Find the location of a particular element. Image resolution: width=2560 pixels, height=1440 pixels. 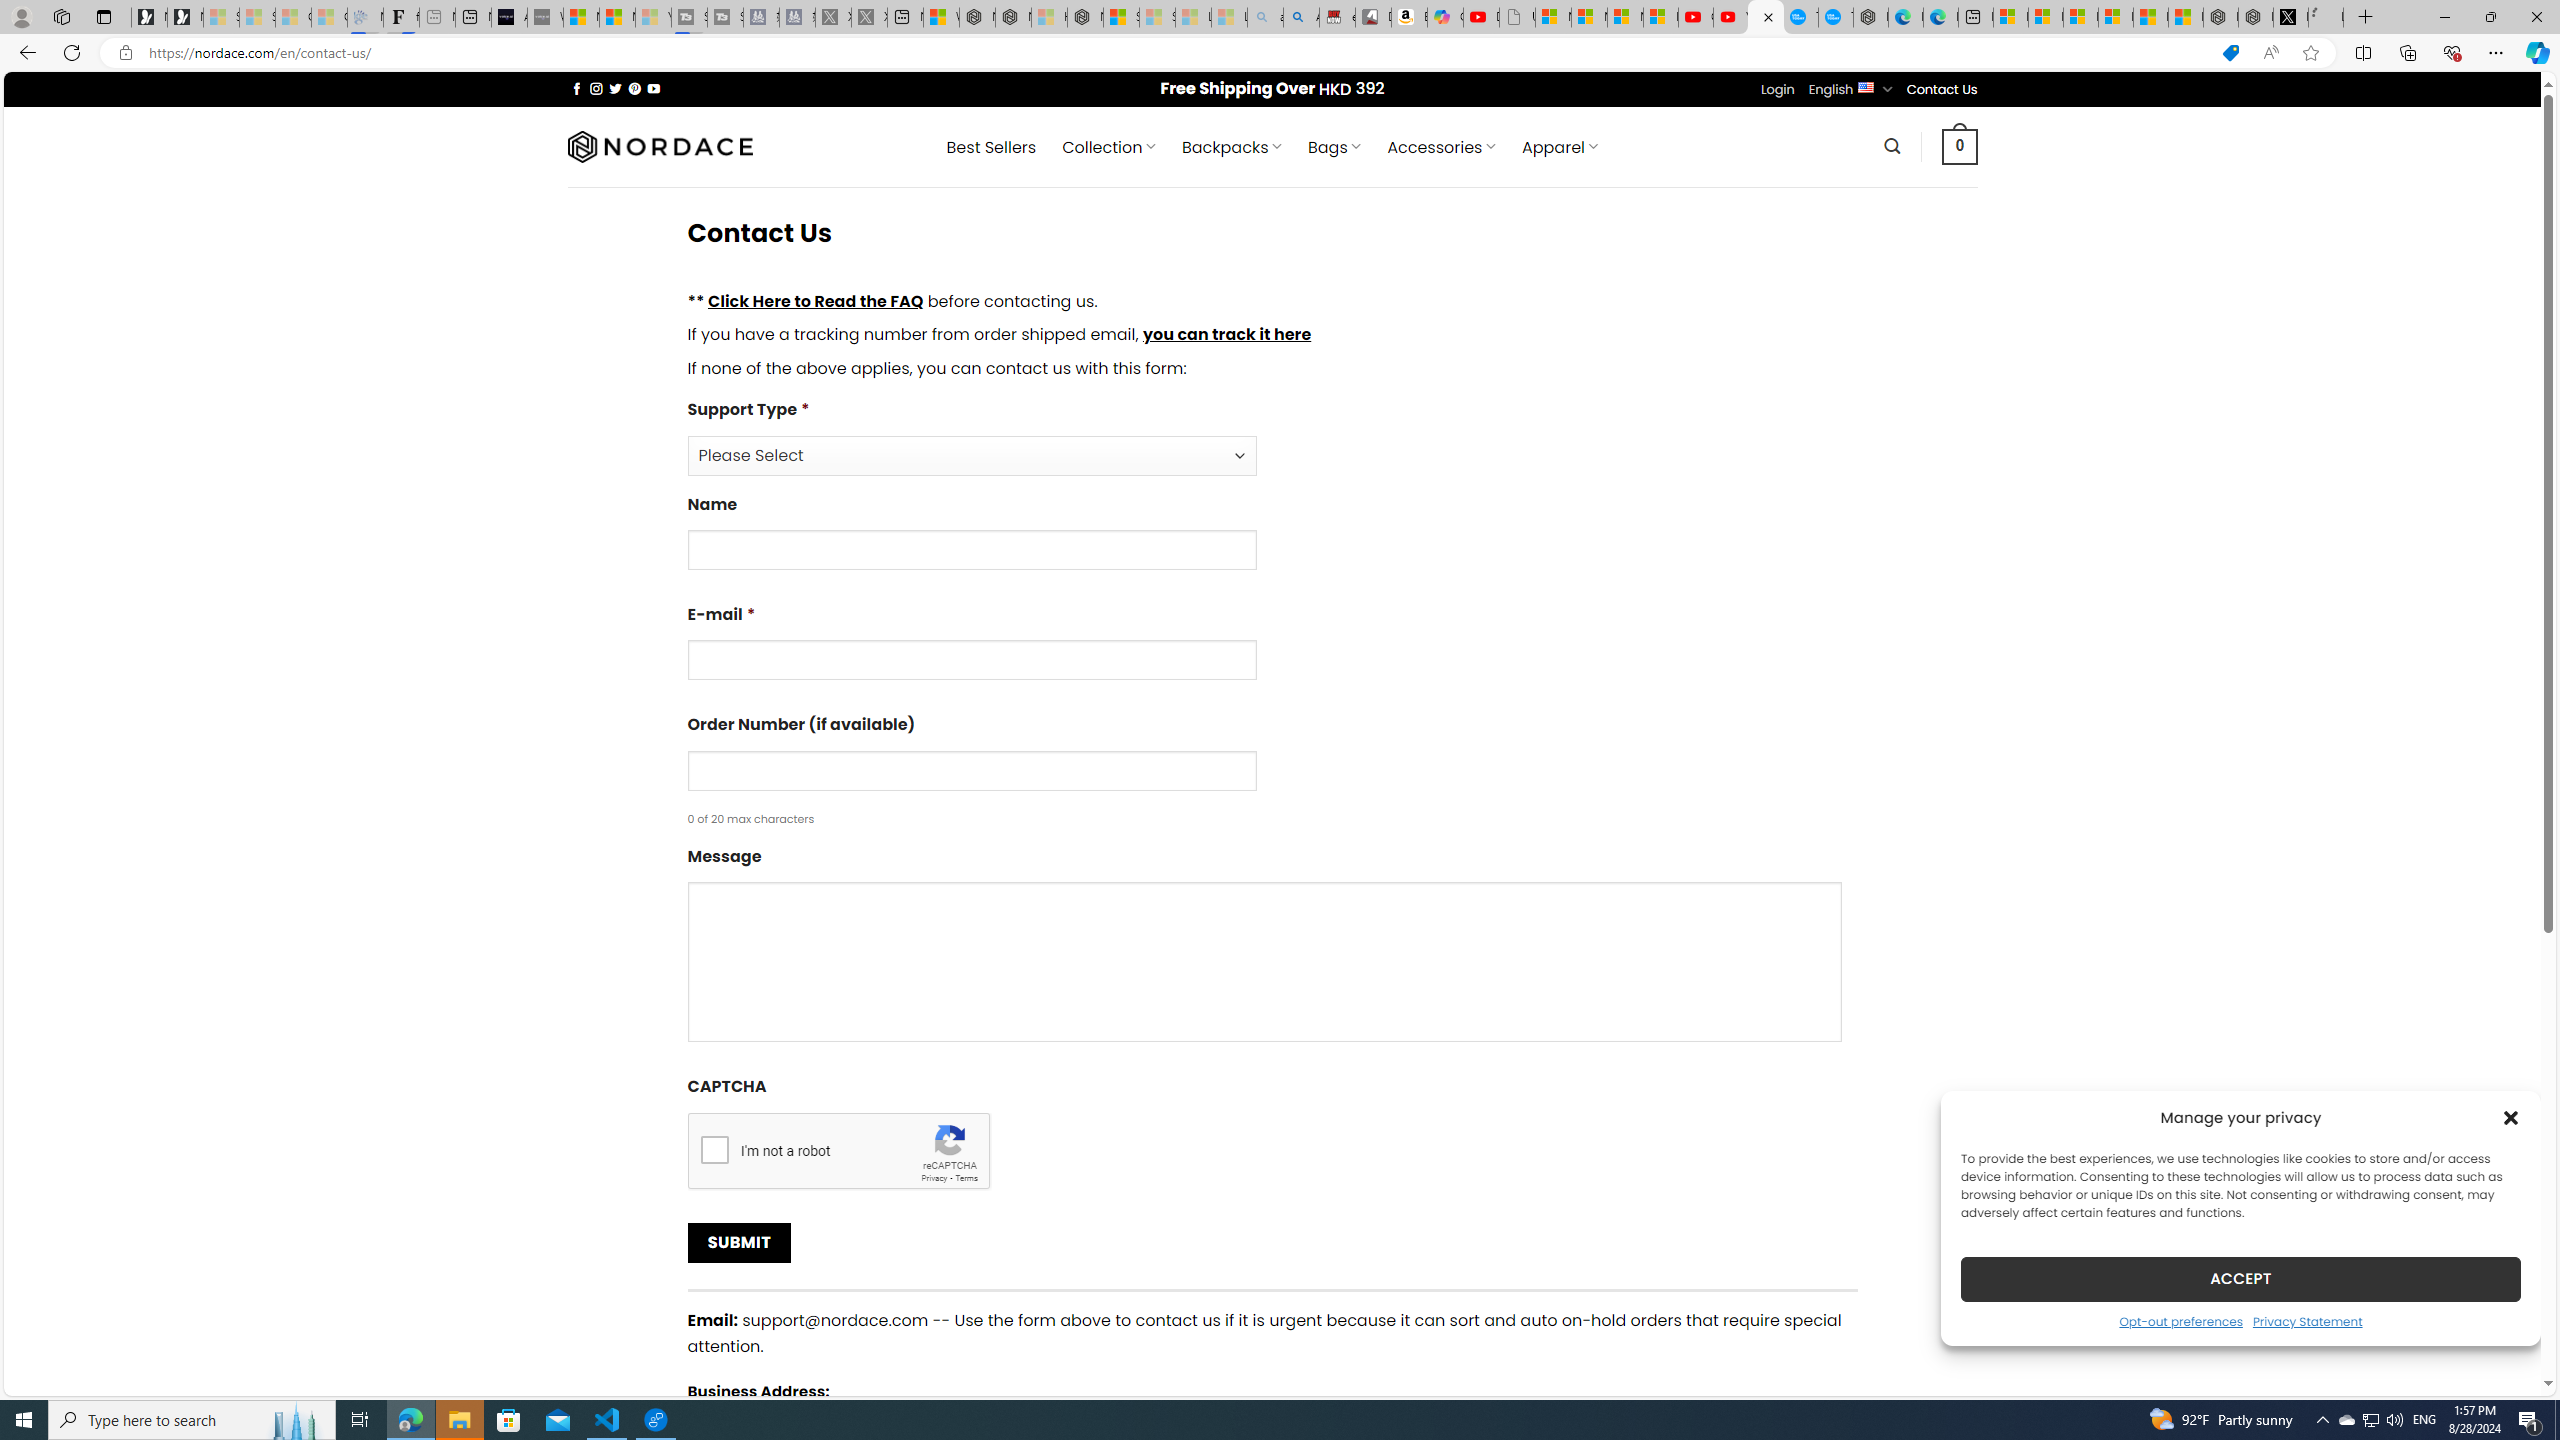

'Class: cmplz-close' is located at coordinates (2511, 1117).